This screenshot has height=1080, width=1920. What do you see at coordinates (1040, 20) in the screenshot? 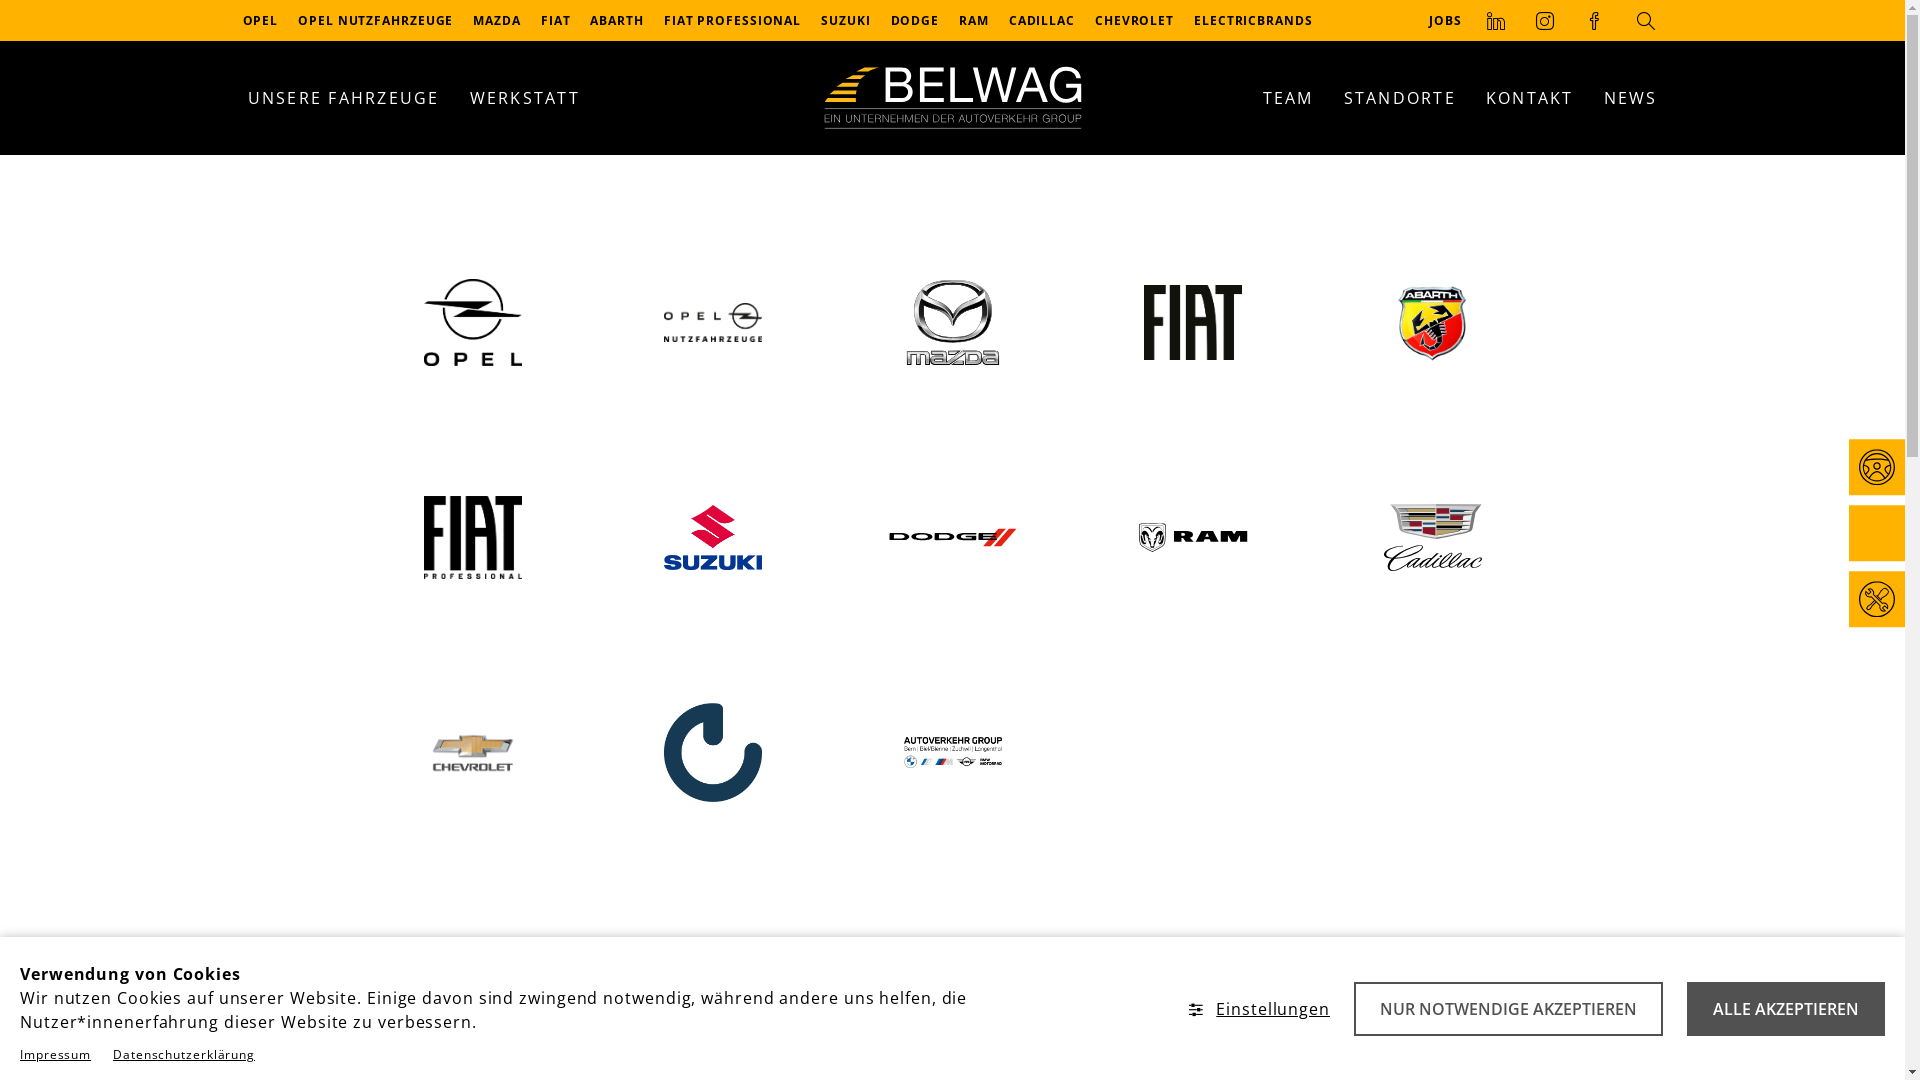
I see `'CADILLAC'` at bounding box center [1040, 20].